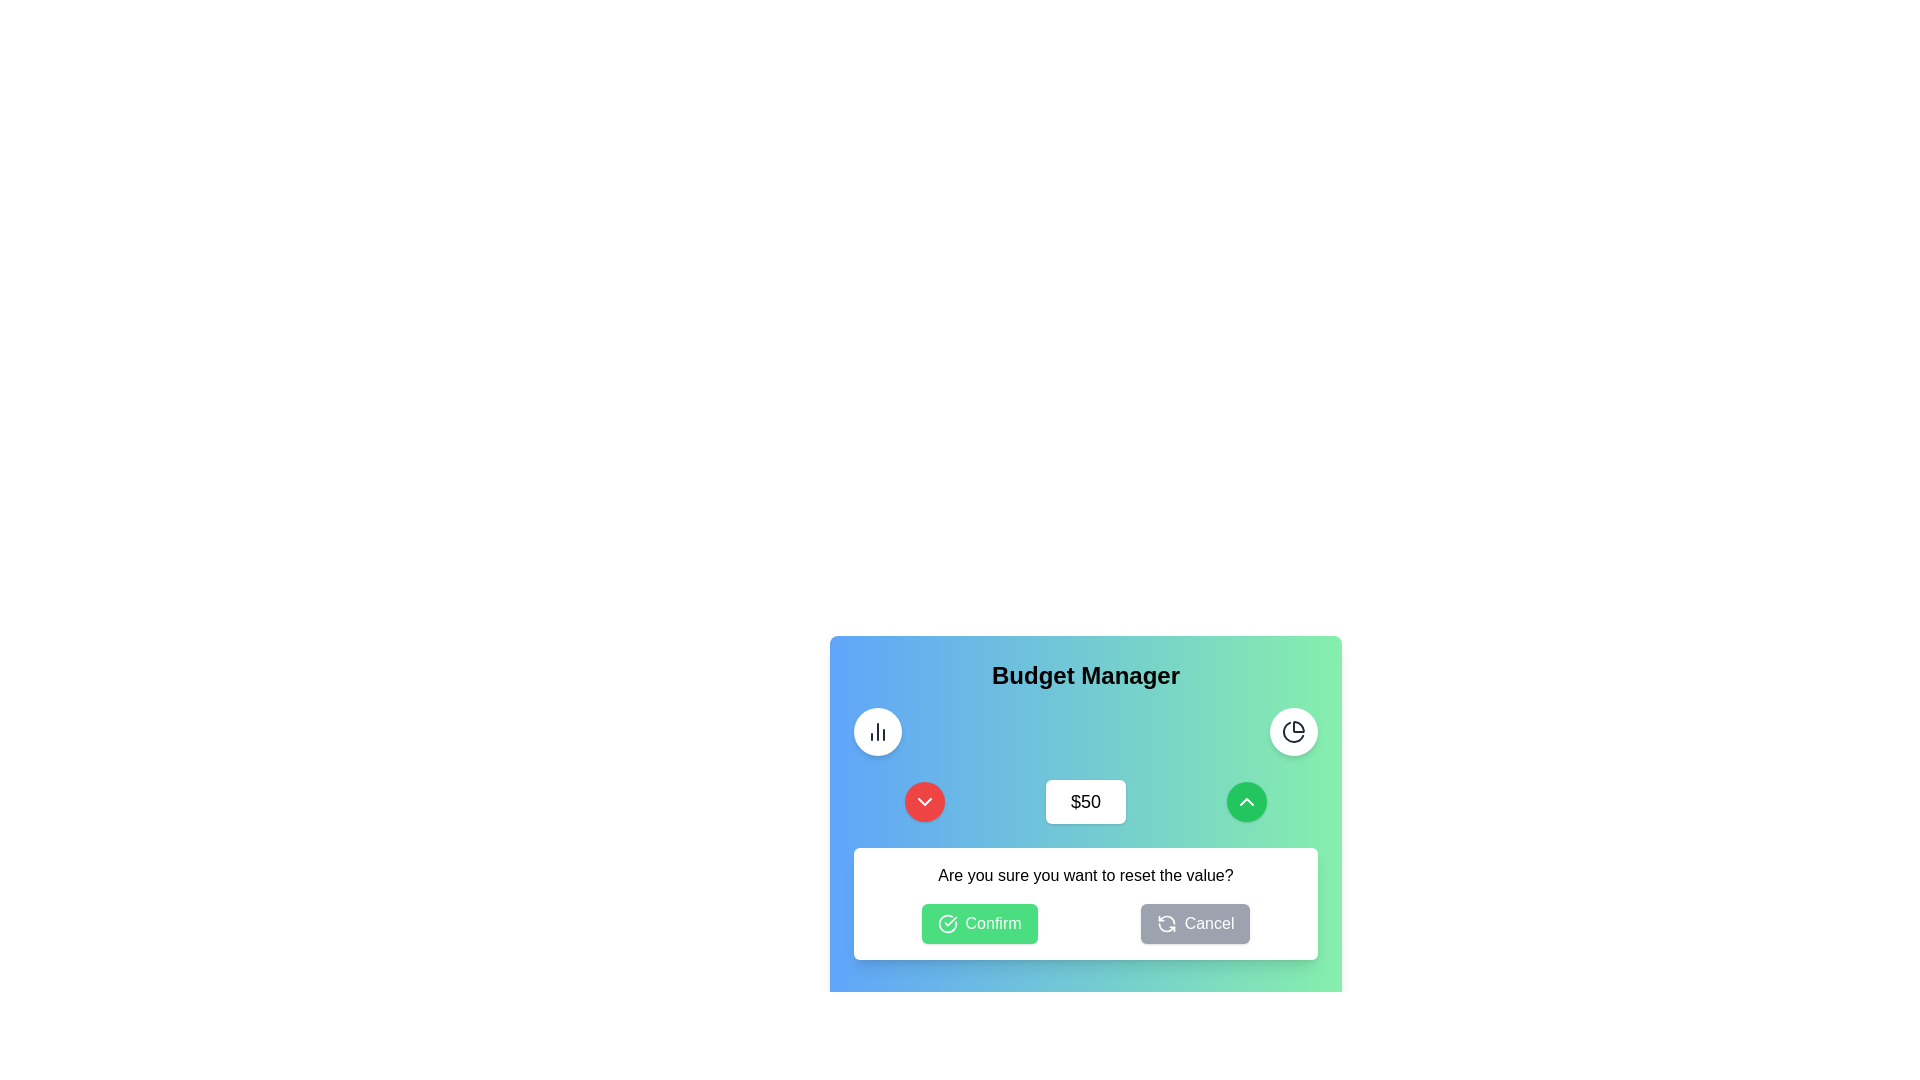 The height and width of the screenshot is (1080, 1920). I want to click on the reset or cancel icon located inside the 'Cancel' button at the bottom right of the dialog box, so click(1166, 924).